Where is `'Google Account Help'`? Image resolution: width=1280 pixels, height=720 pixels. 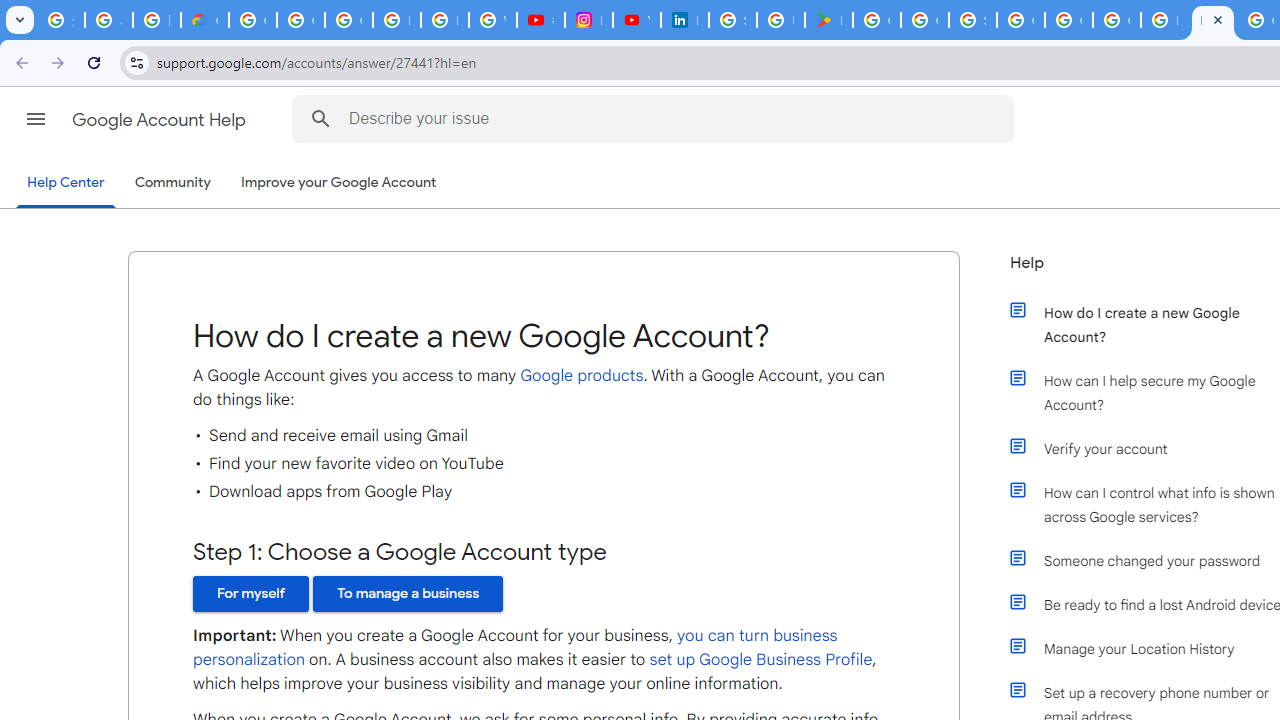 'Google Account Help' is located at coordinates (160, 119).